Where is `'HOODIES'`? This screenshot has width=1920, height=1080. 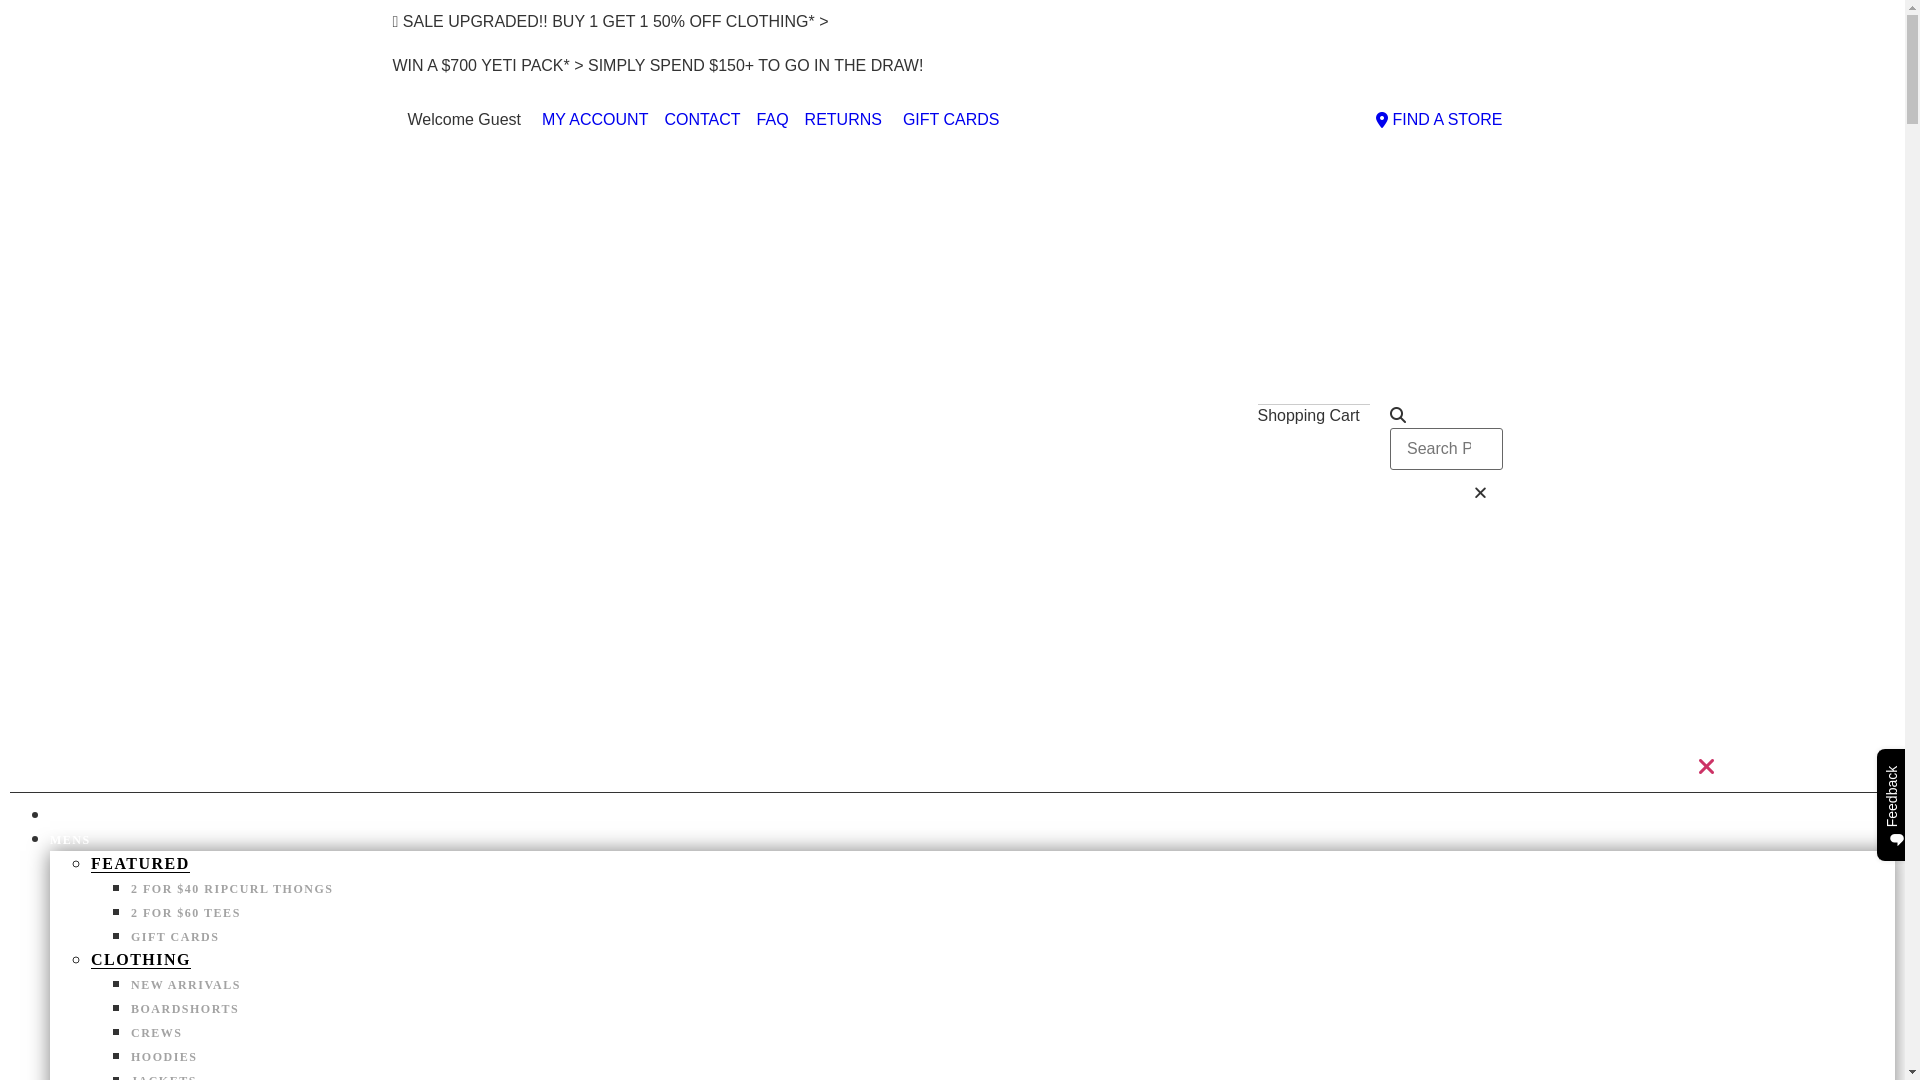
'HOODIES' is located at coordinates (129, 1055).